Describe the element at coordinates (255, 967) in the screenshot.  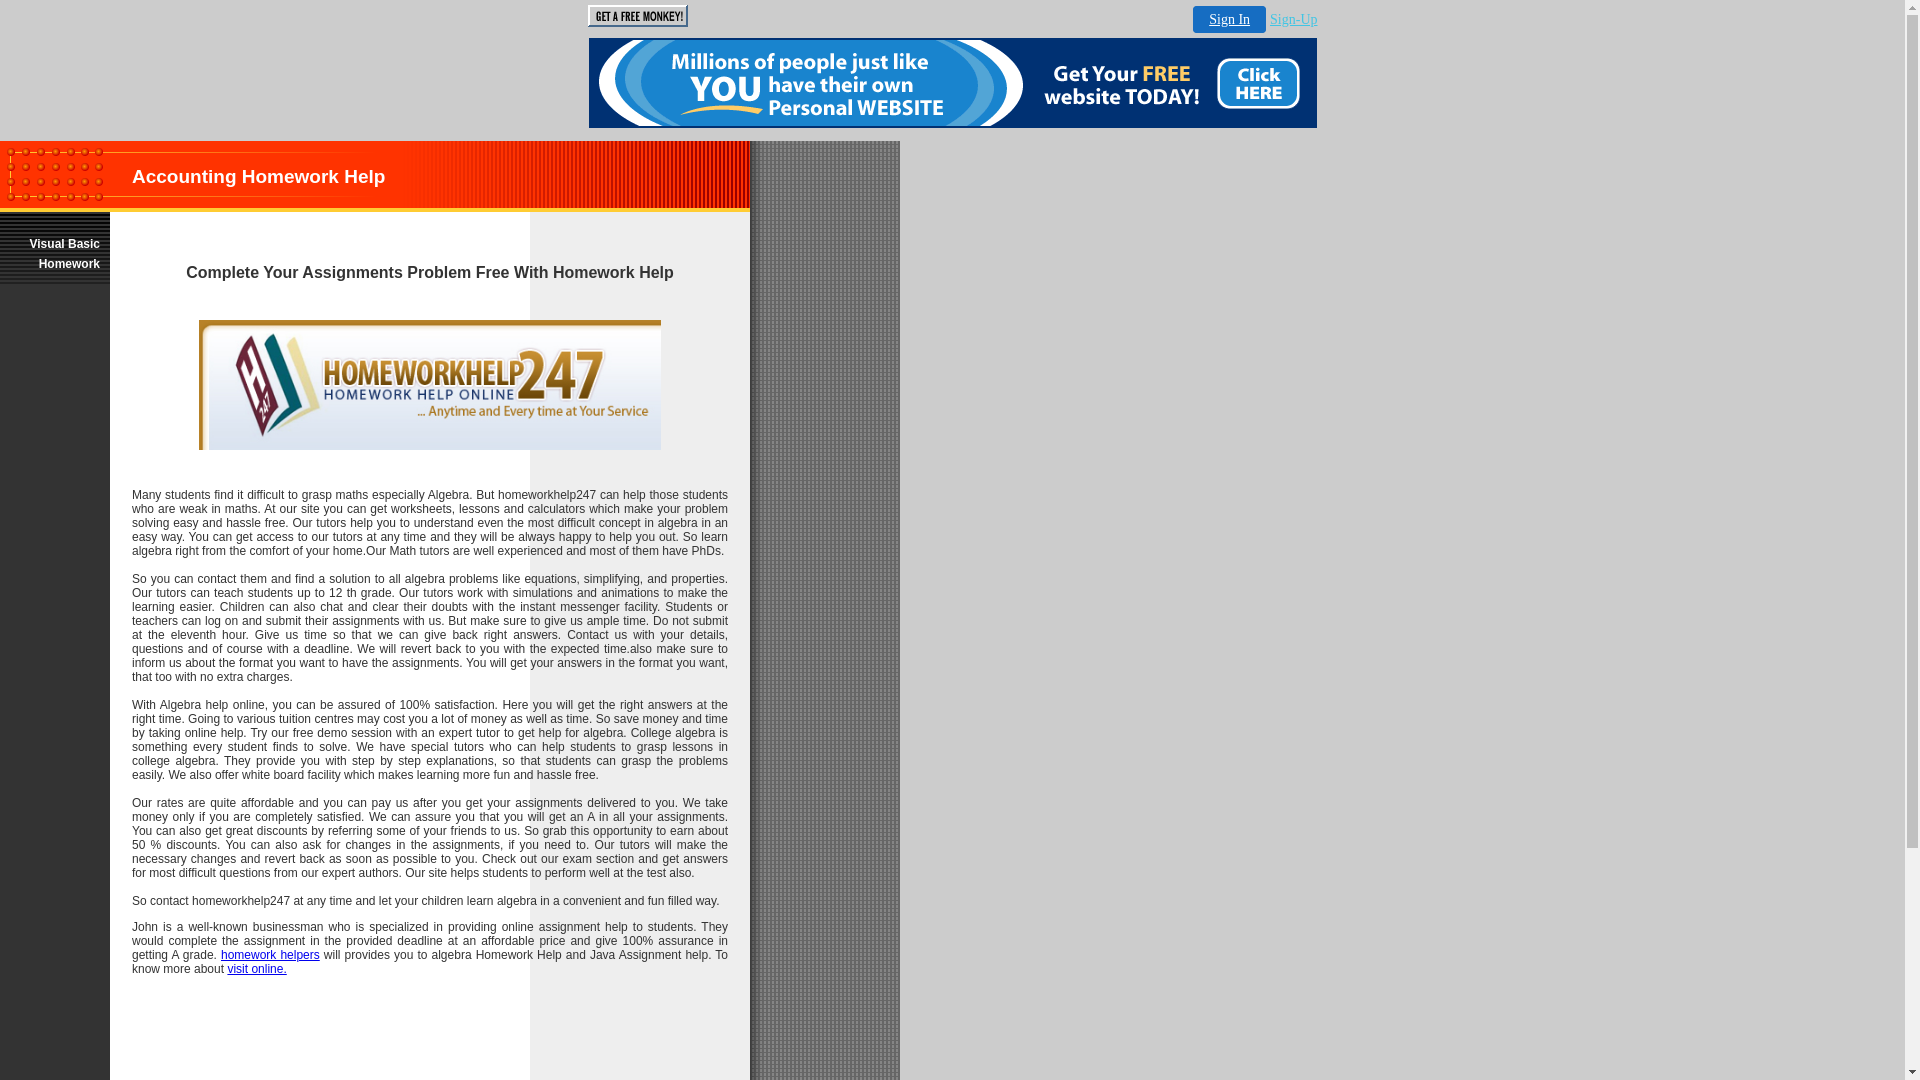
I see `'visit online.'` at that location.